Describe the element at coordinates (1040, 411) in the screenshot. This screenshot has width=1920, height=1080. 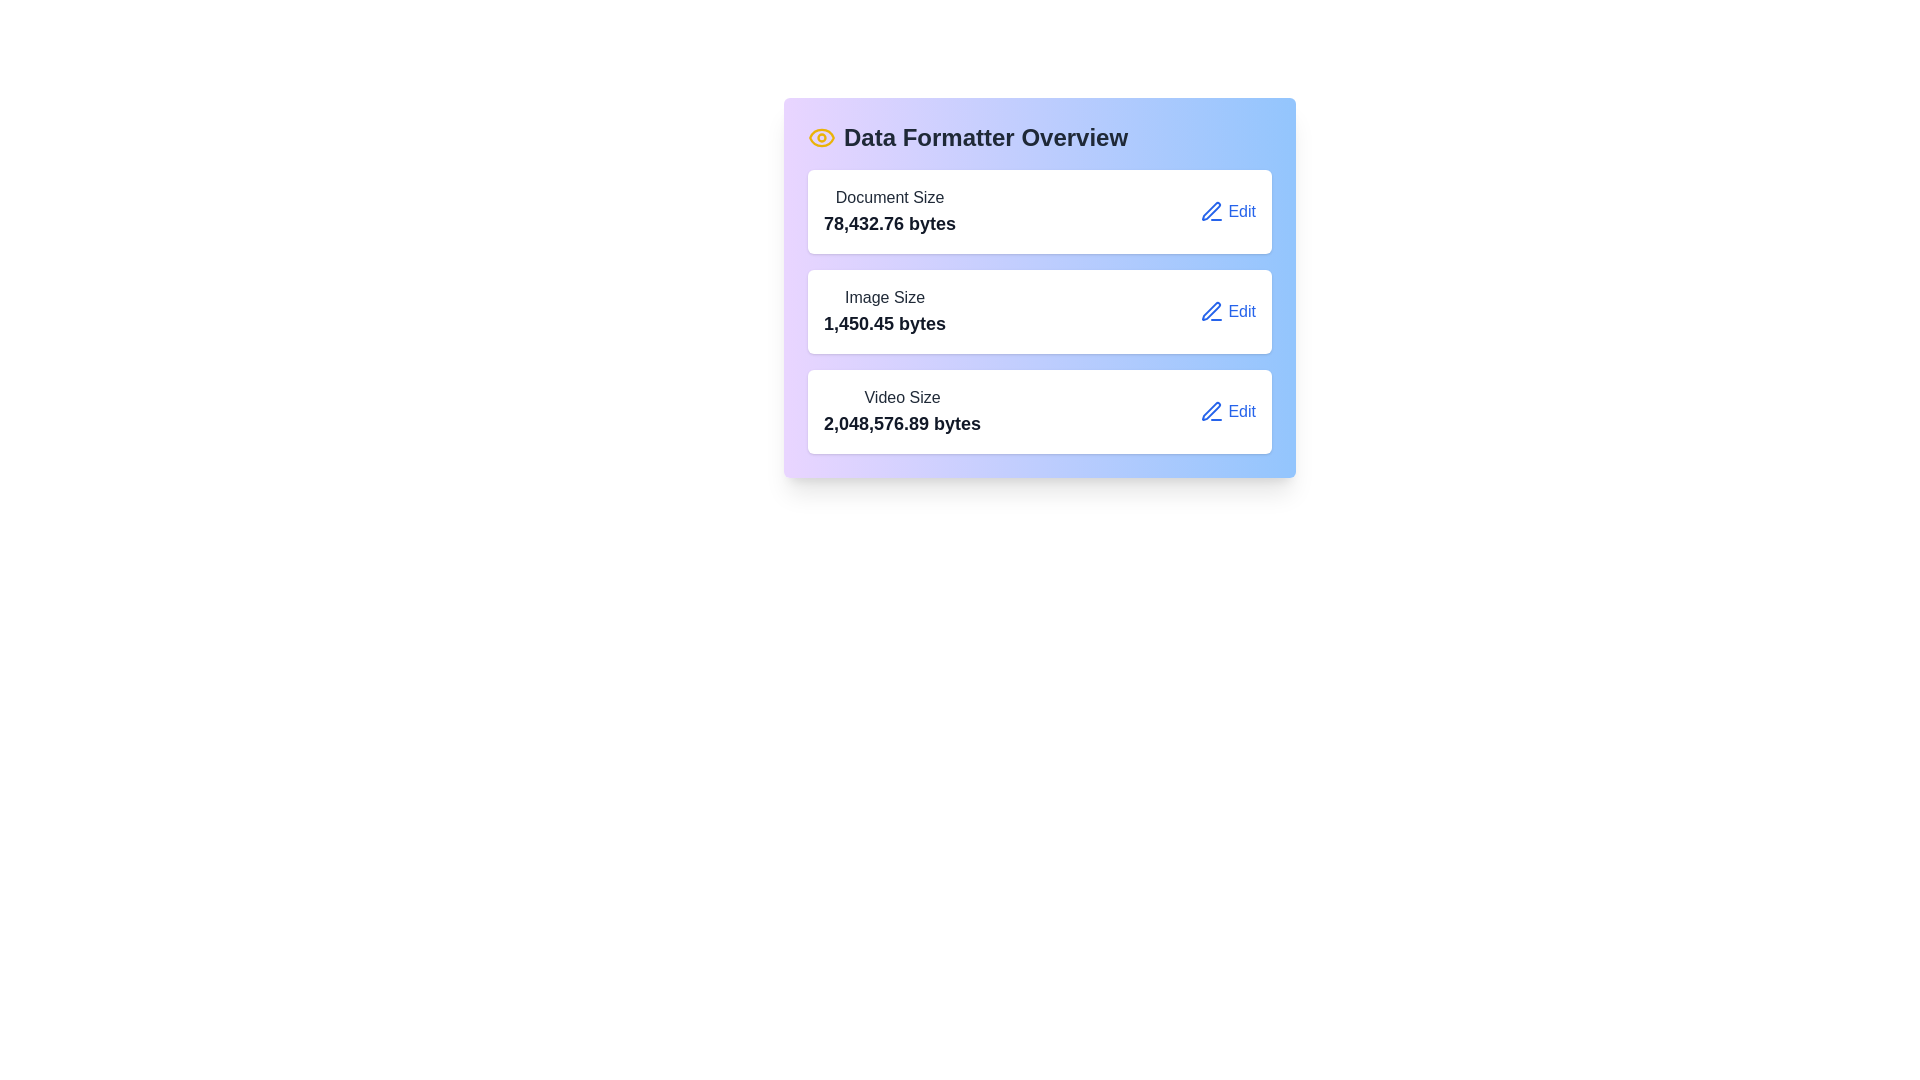
I see `the 'Edit' link on the third card-like informational block that provides video file size details, located in the 'Data Formatter Overview' section` at that location.